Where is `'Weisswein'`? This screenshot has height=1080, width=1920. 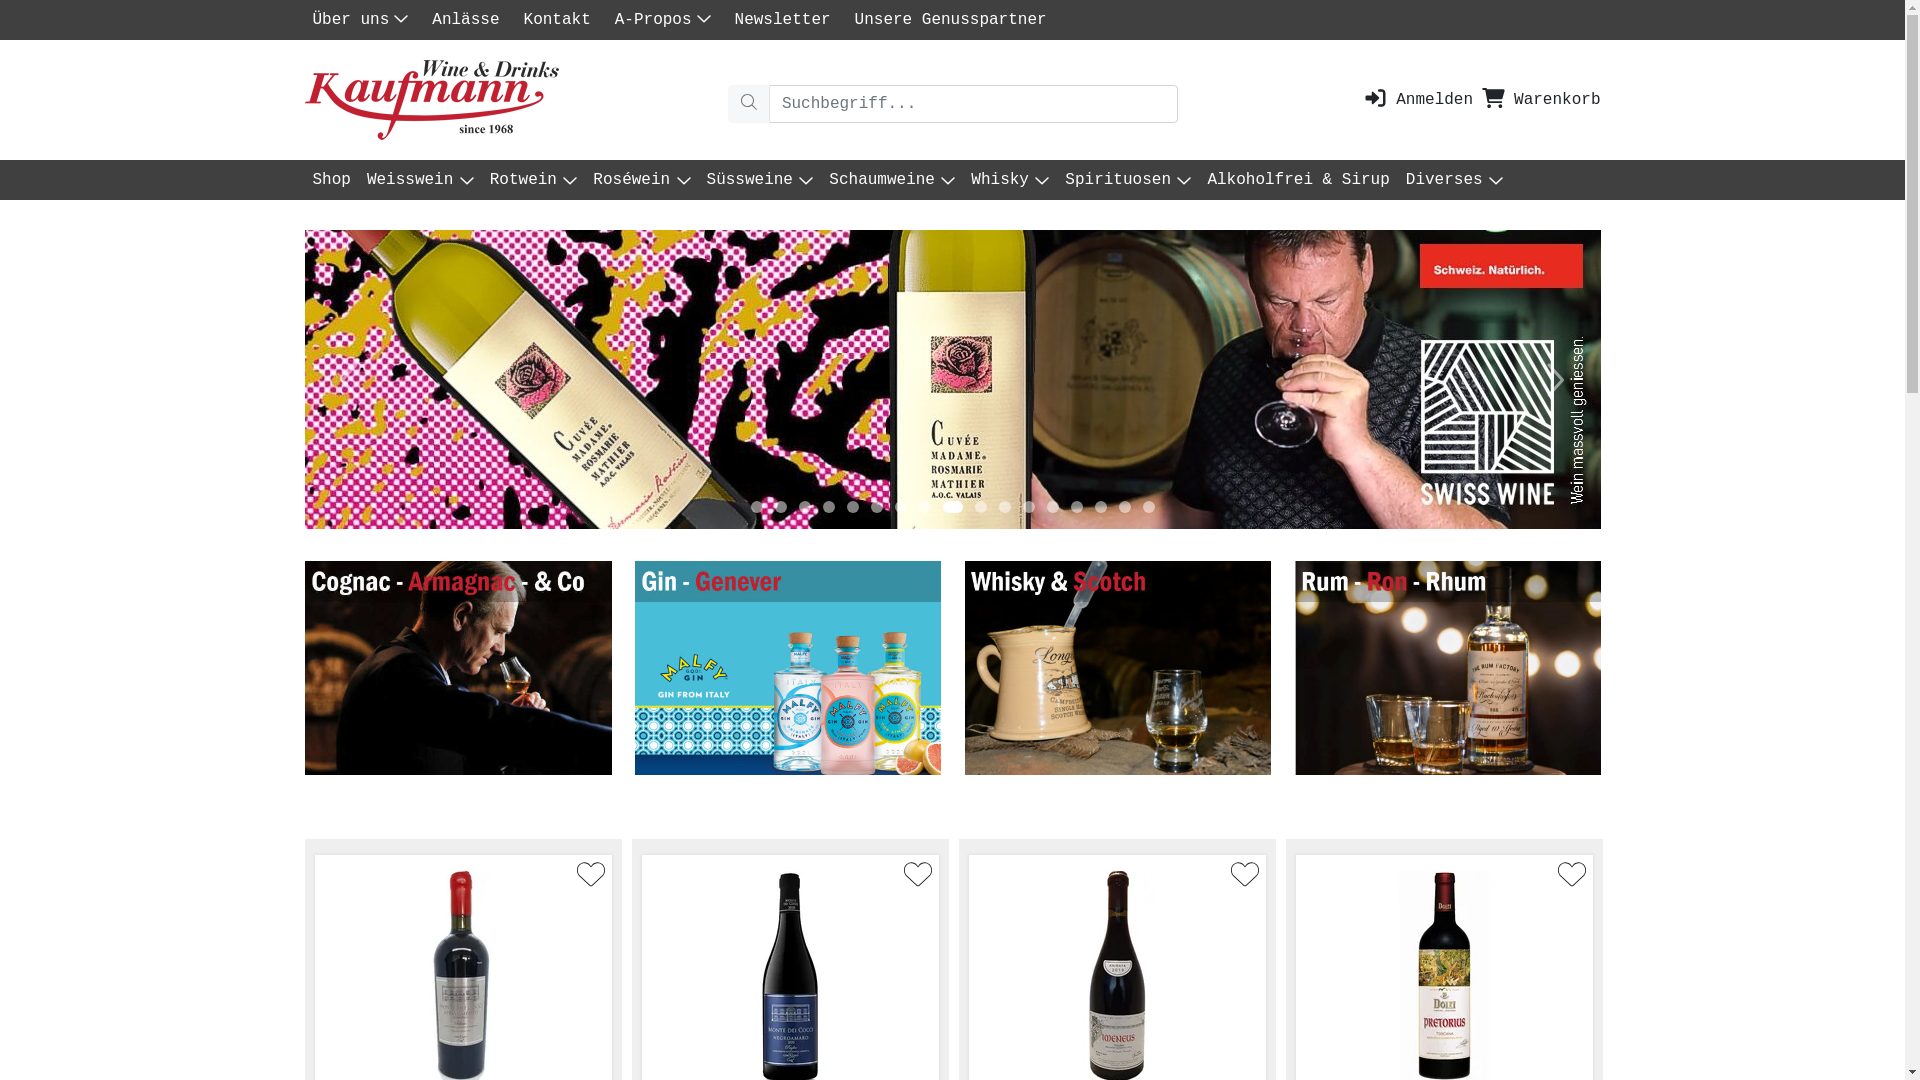
'Weisswein' is located at coordinates (359, 180).